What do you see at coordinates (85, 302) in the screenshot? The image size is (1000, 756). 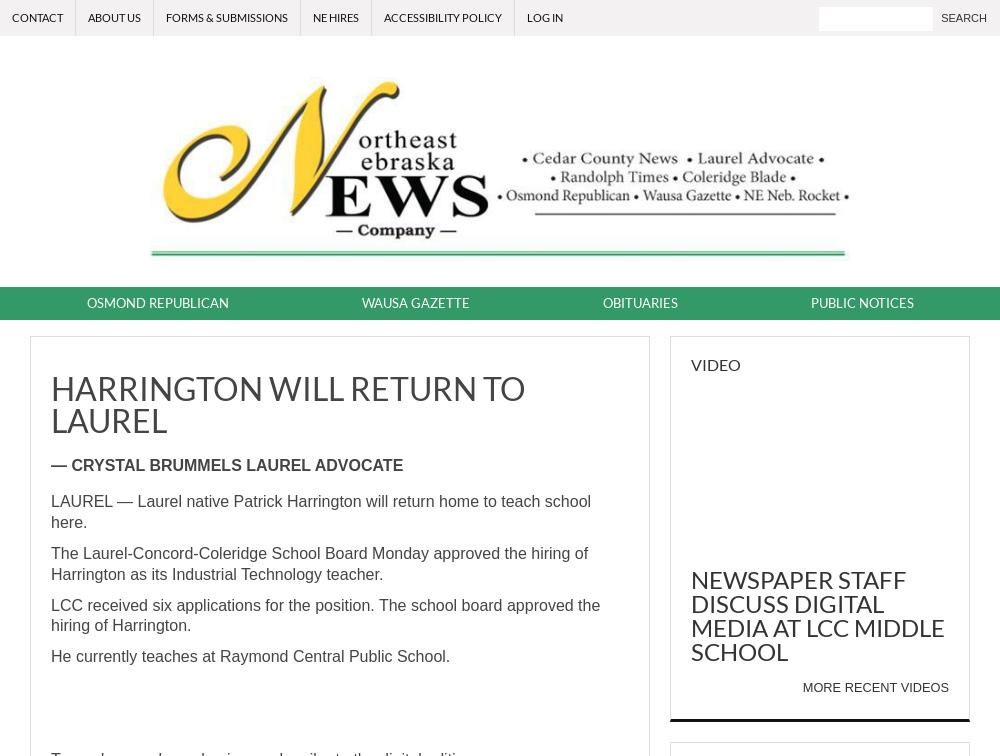 I see `'Osmond Republican'` at bounding box center [85, 302].